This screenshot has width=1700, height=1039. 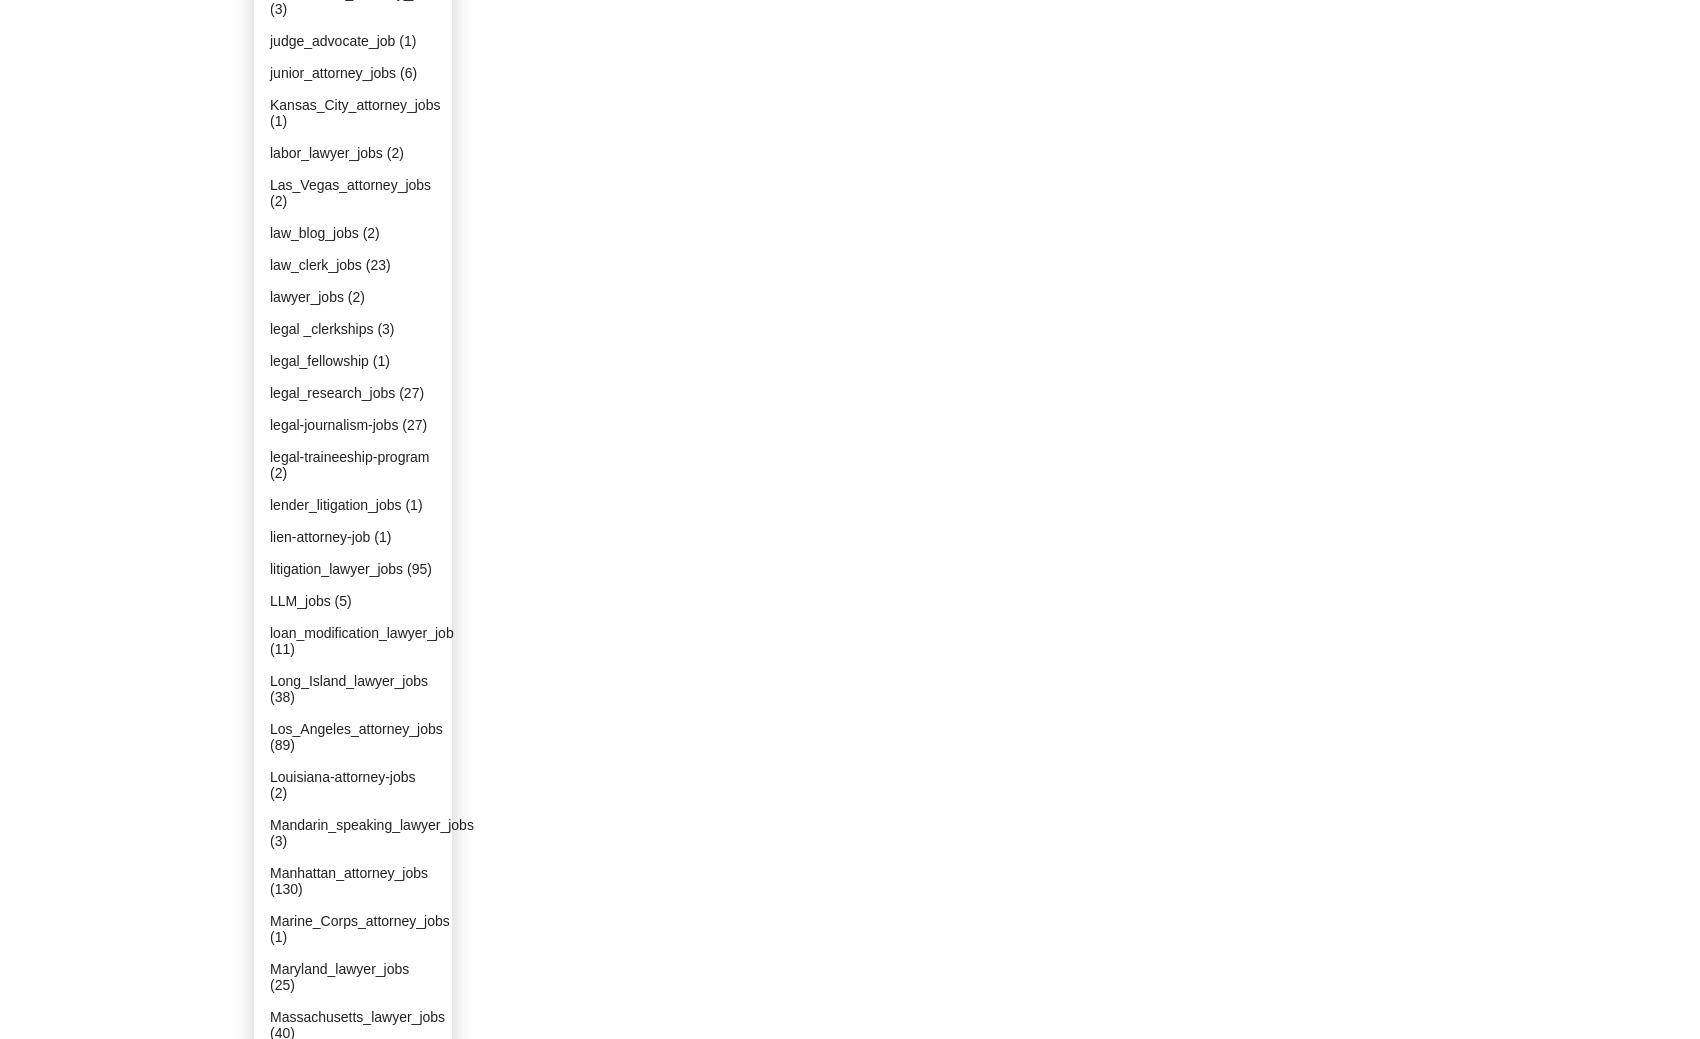 I want to click on 'legal _clerkships', so click(x=269, y=329).